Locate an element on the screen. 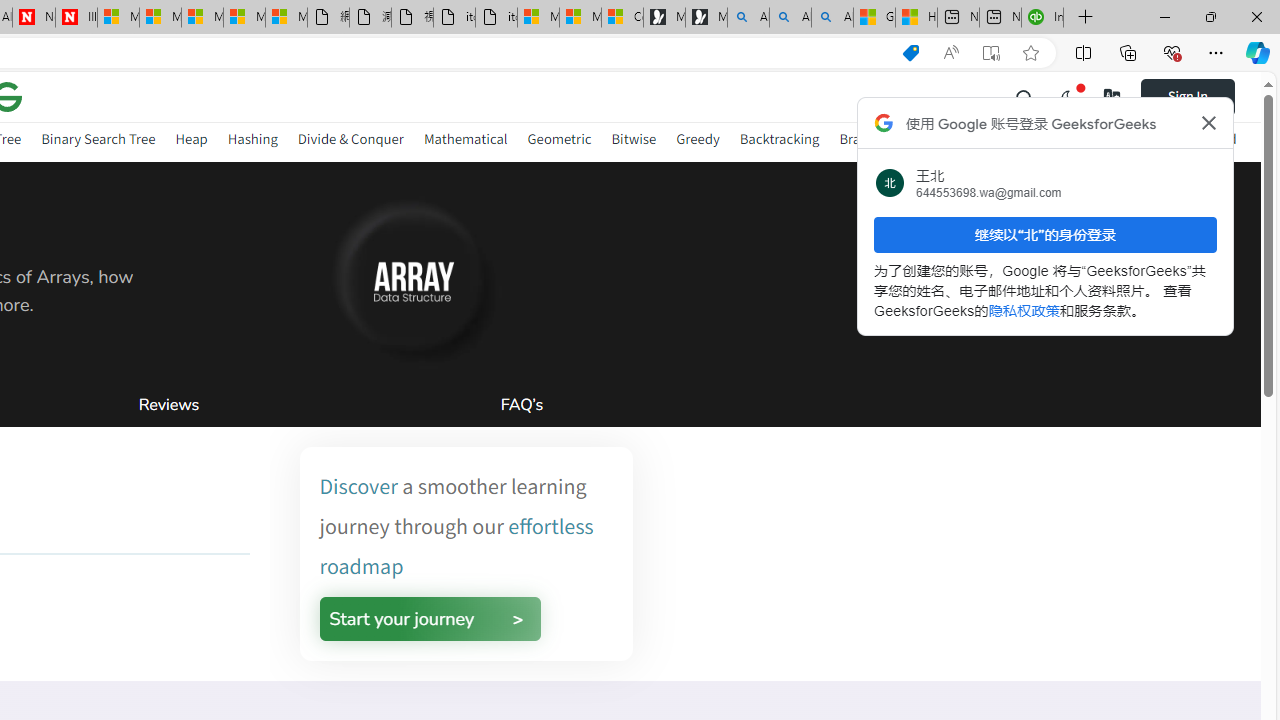  'Mathematical' is located at coordinates (464, 138).